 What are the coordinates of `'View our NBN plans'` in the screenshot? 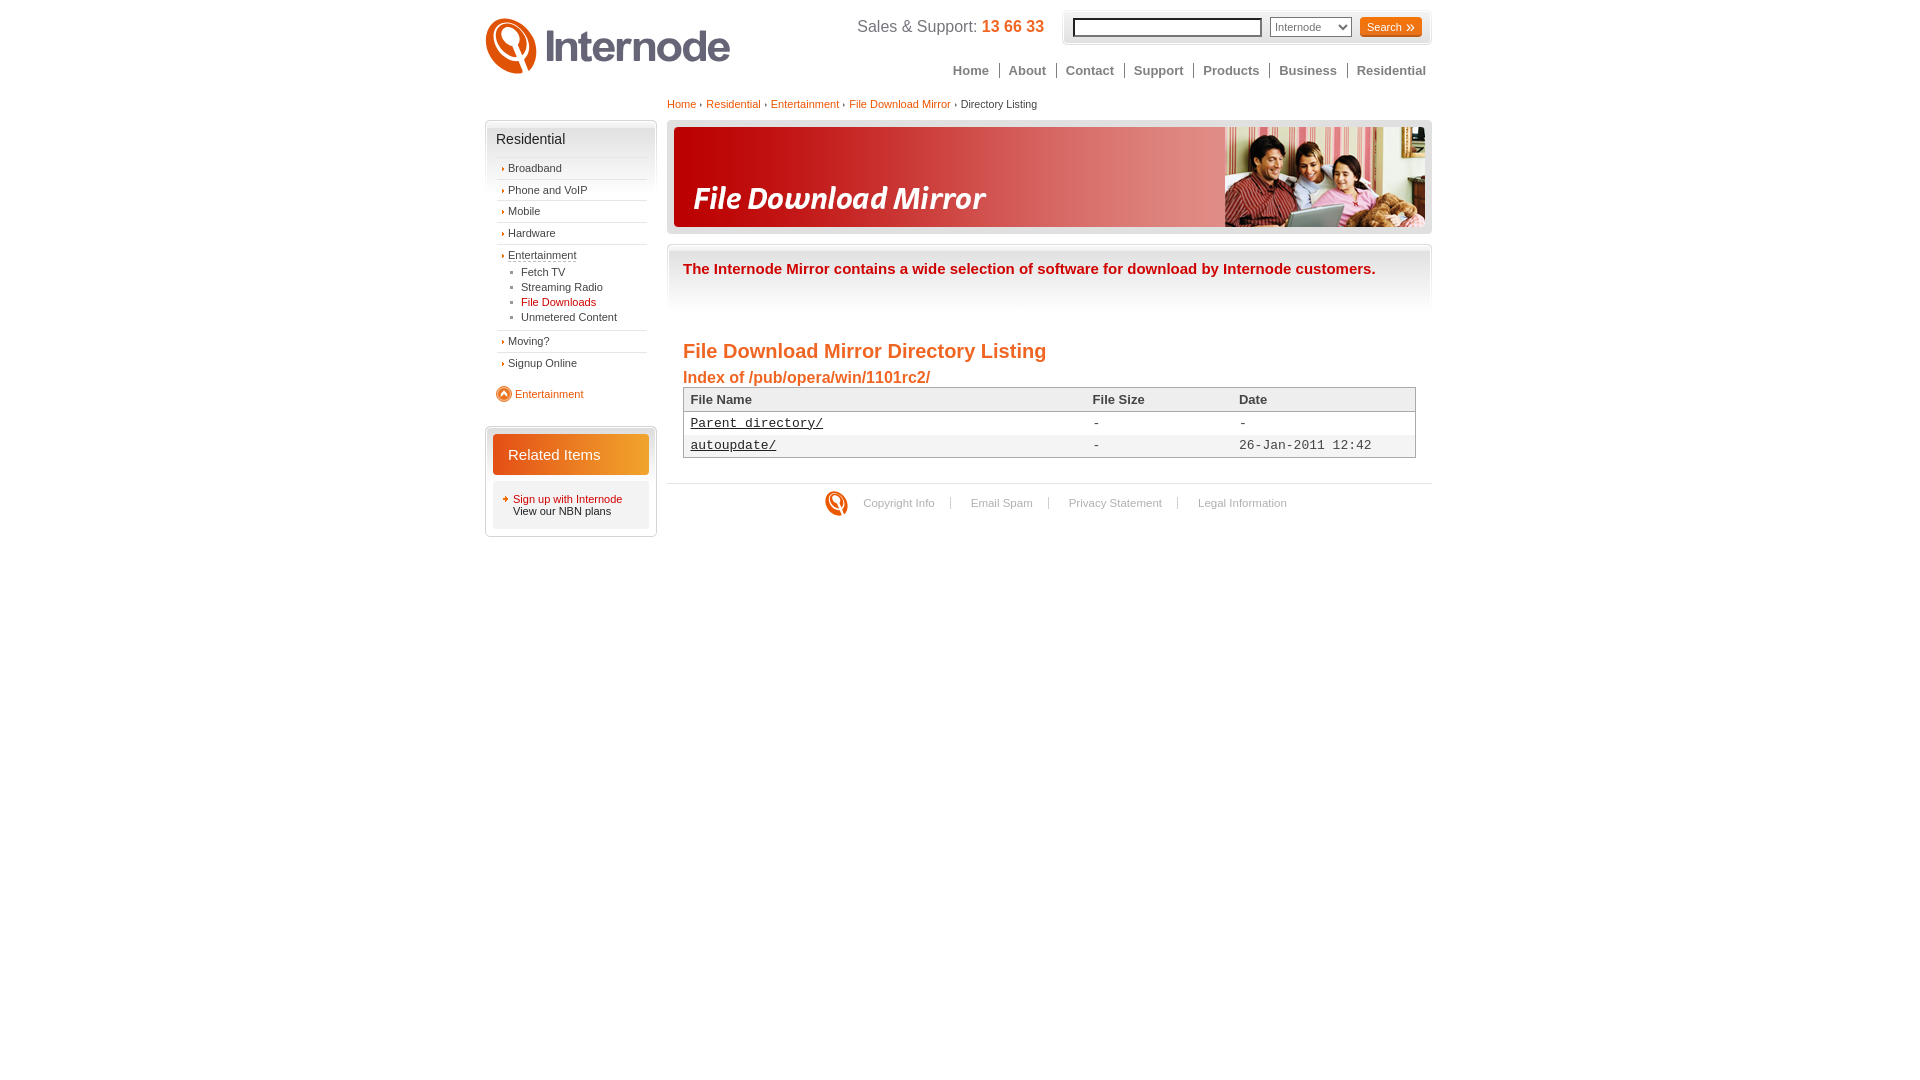 It's located at (575, 509).